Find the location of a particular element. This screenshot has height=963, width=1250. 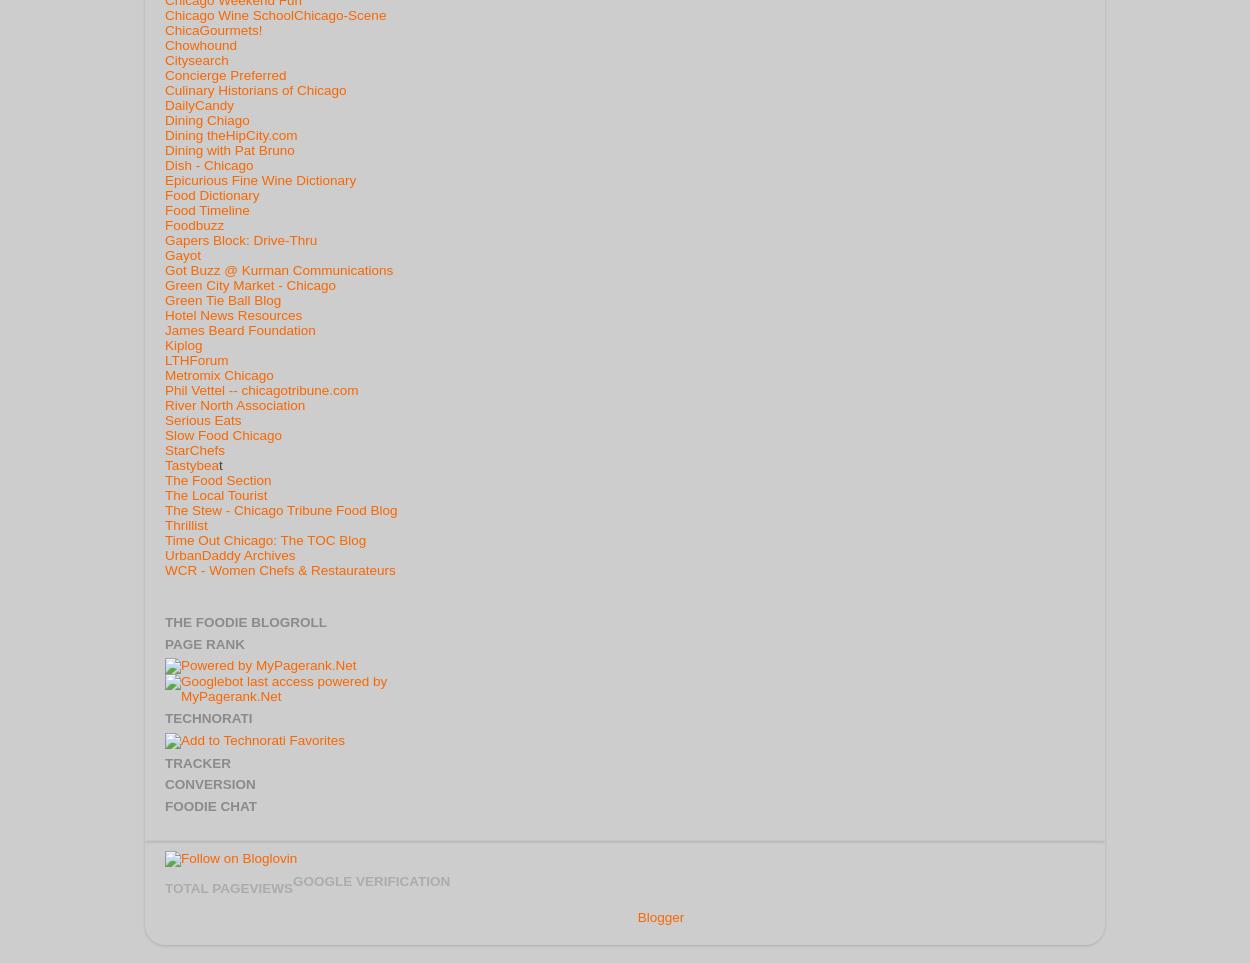

'DailyCandy' is located at coordinates (198, 104).